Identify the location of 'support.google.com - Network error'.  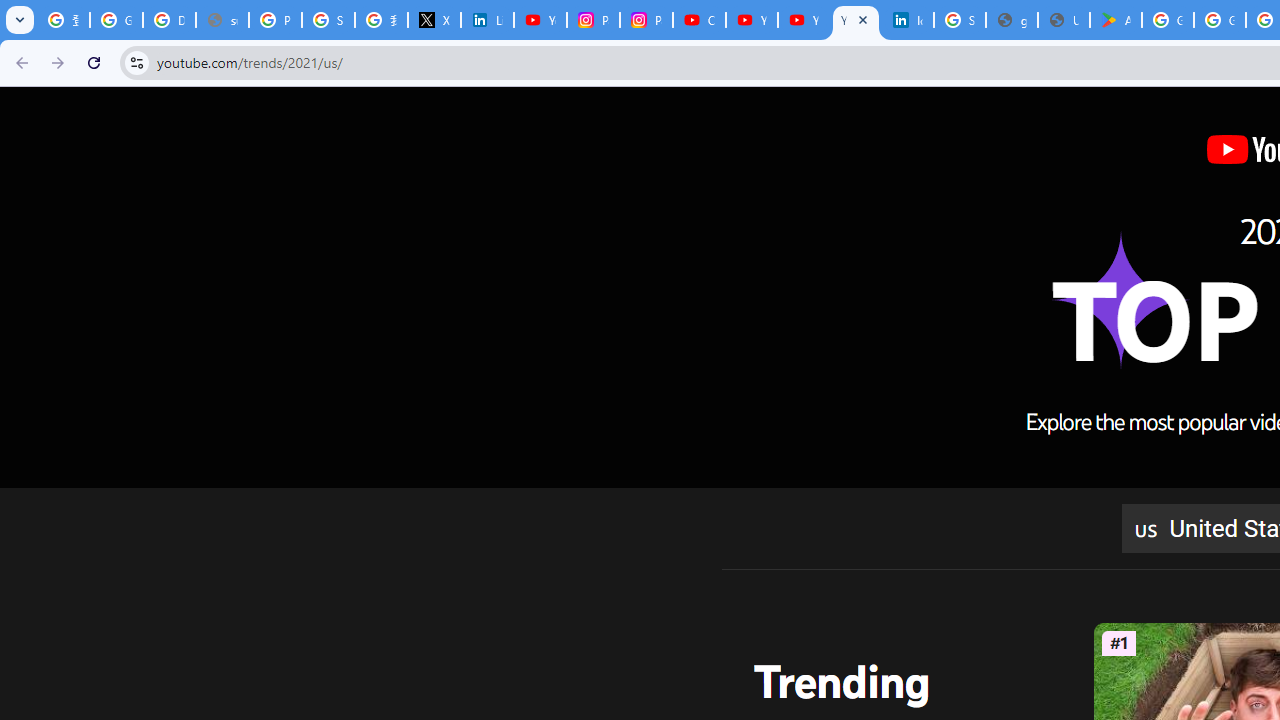
(222, 20).